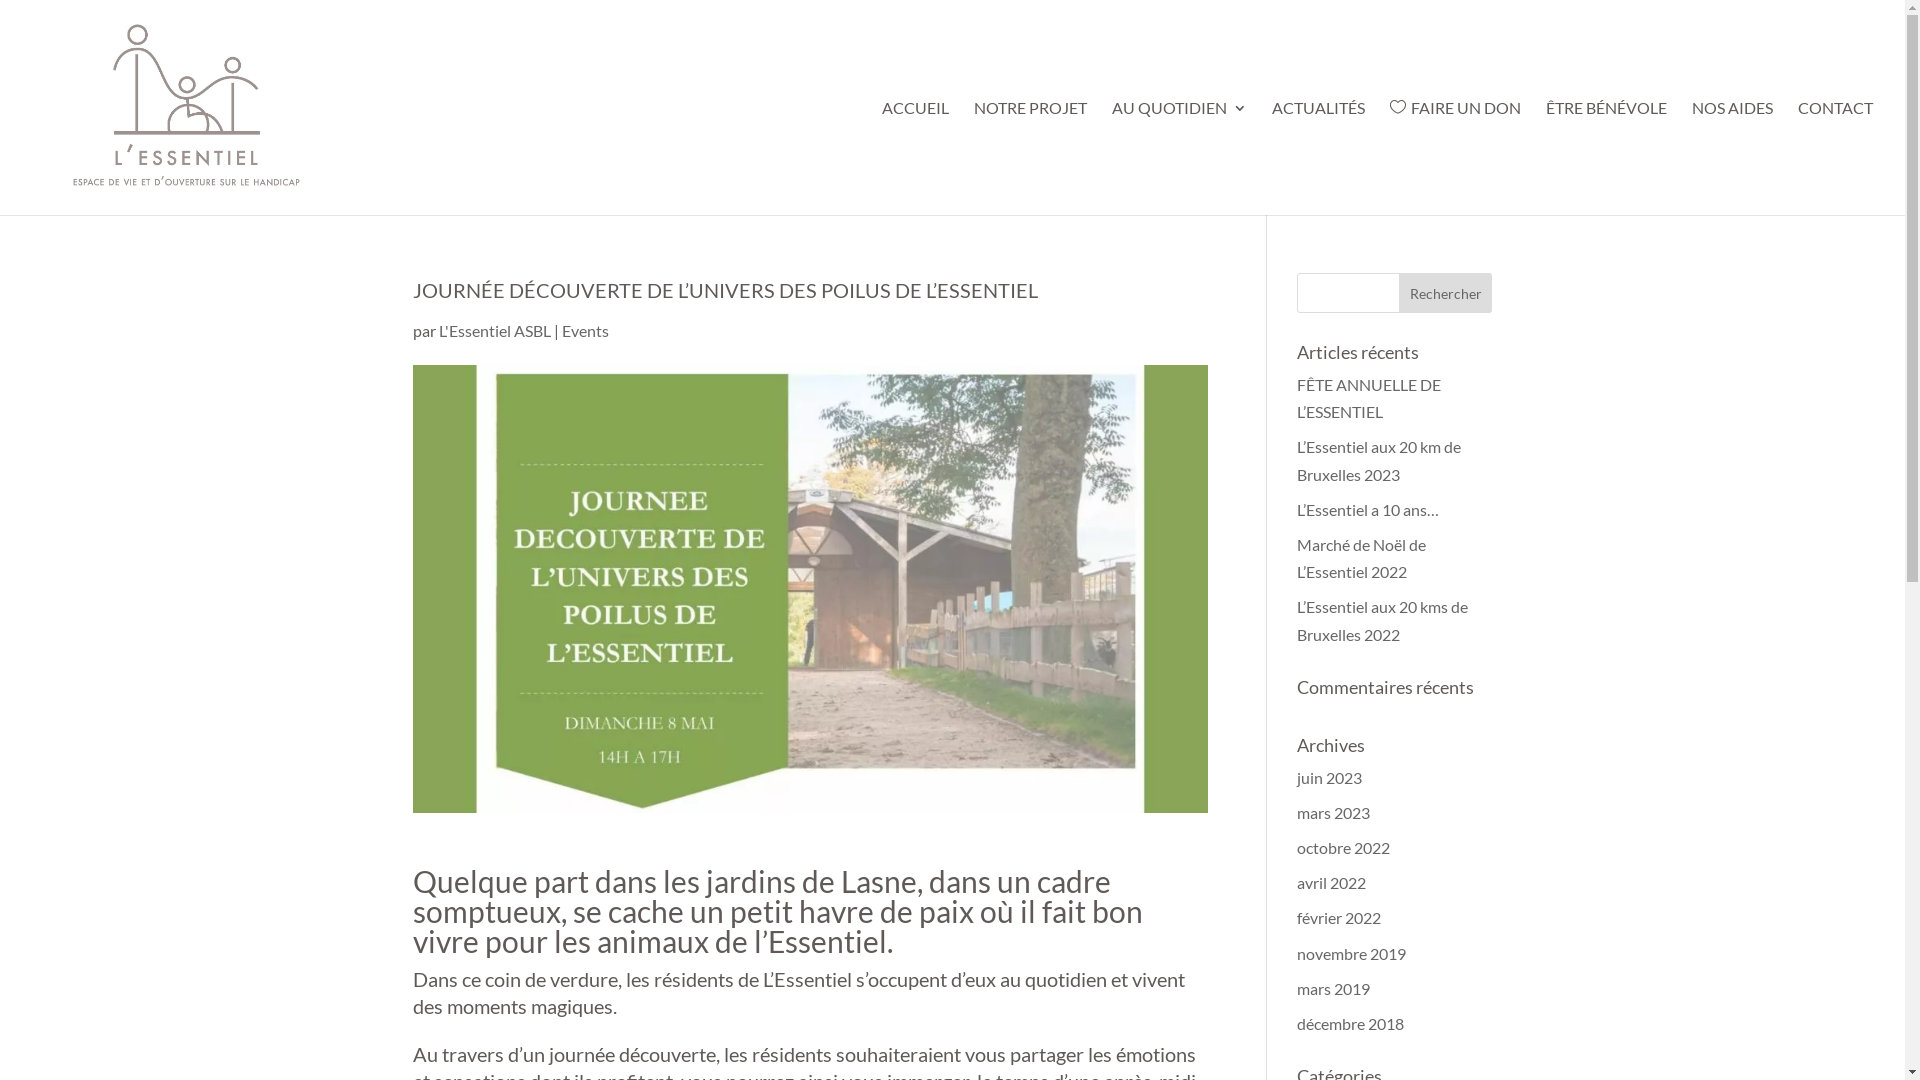  Describe the element at coordinates (1296, 952) in the screenshot. I see `'novembre 2019'` at that location.